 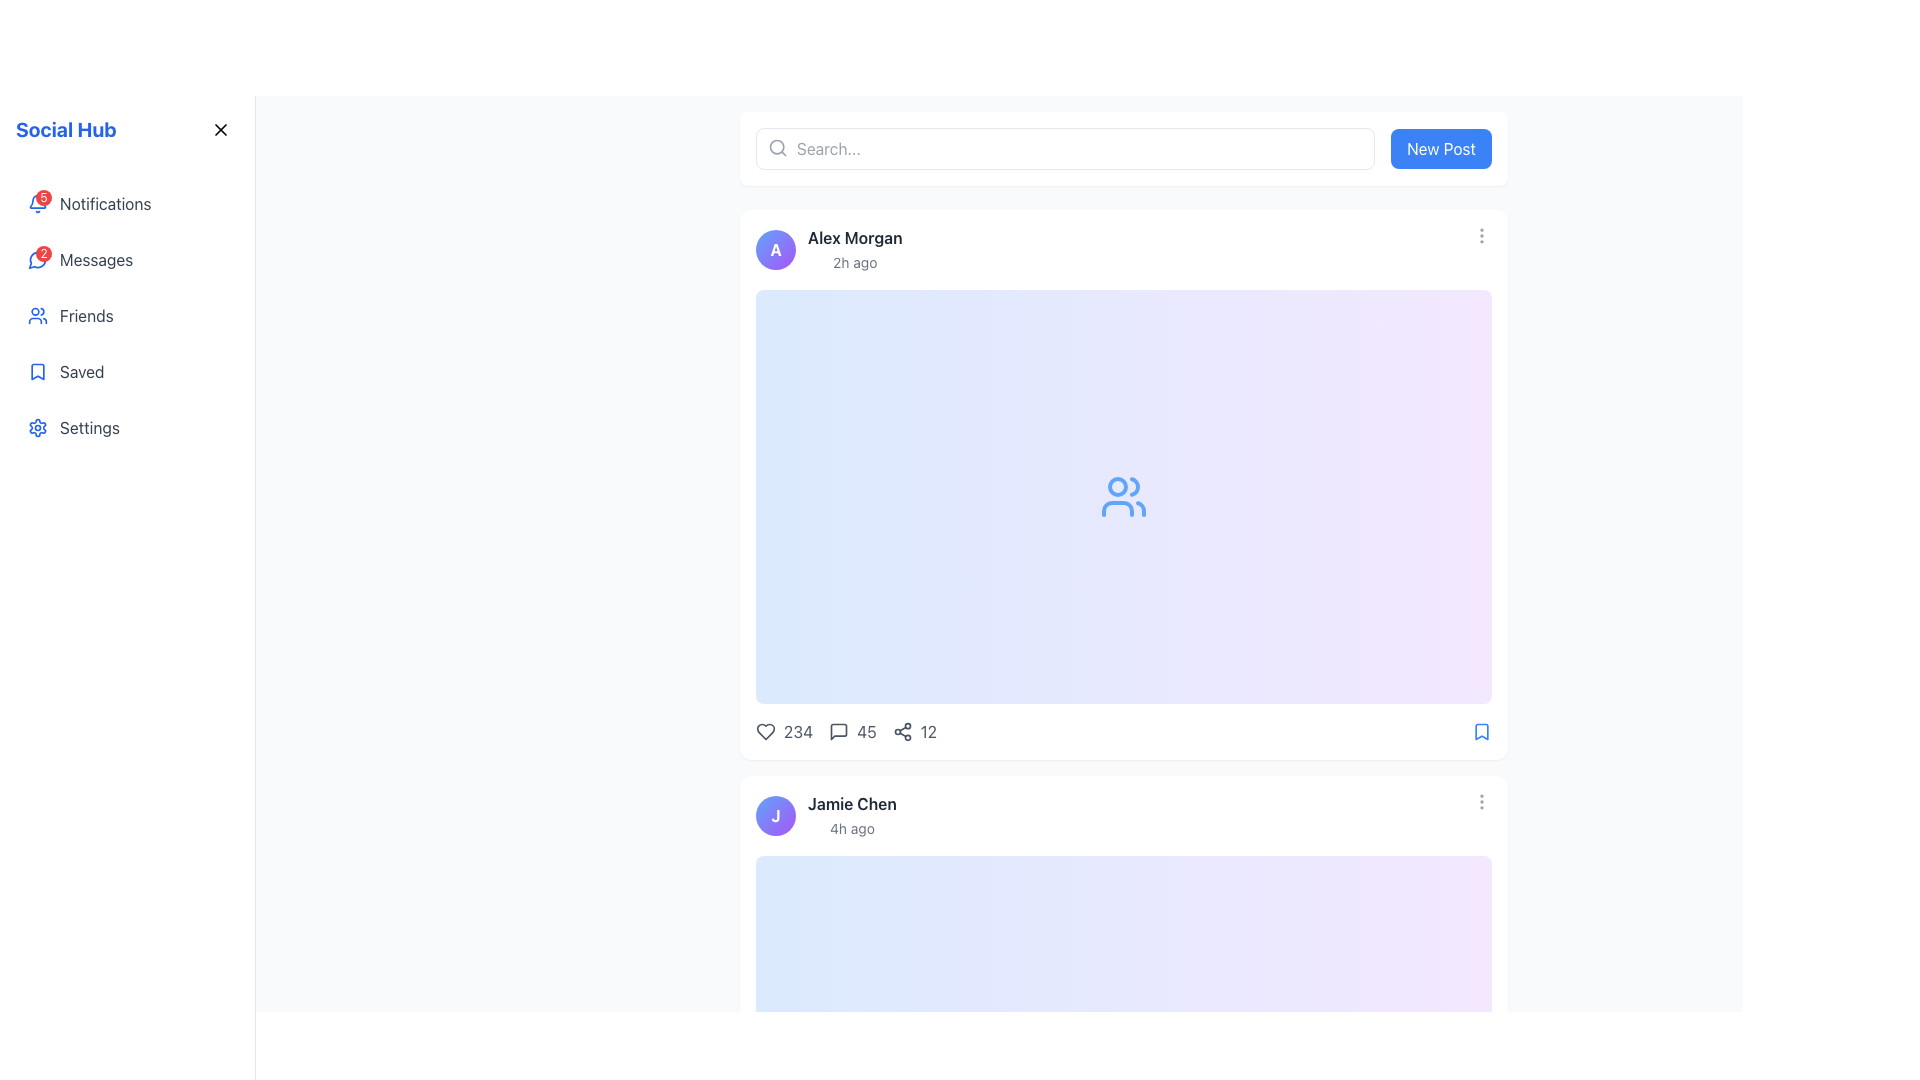 I want to click on the interactive counter displaying the number '45' and comment icon, so click(x=852, y=732).